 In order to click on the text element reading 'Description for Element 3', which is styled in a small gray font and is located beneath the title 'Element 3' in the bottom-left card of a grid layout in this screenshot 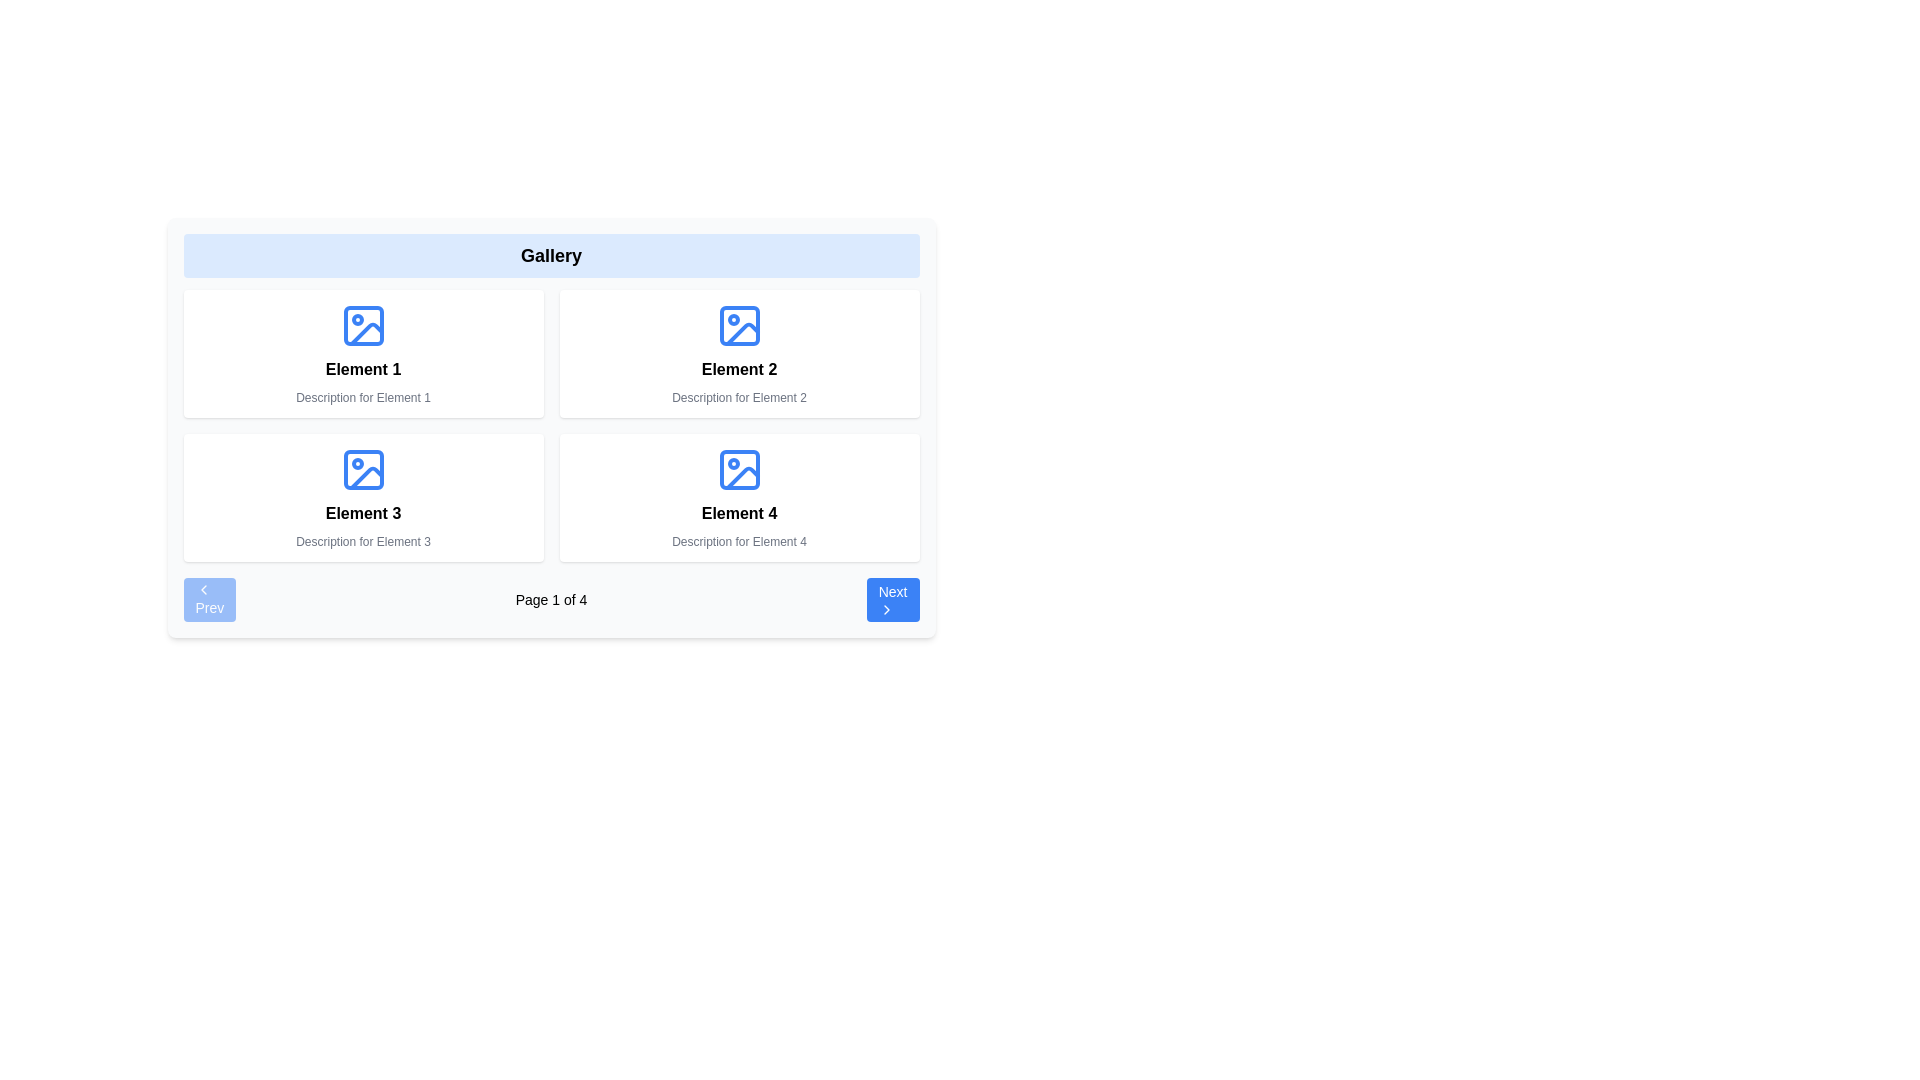, I will do `click(363, 542)`.